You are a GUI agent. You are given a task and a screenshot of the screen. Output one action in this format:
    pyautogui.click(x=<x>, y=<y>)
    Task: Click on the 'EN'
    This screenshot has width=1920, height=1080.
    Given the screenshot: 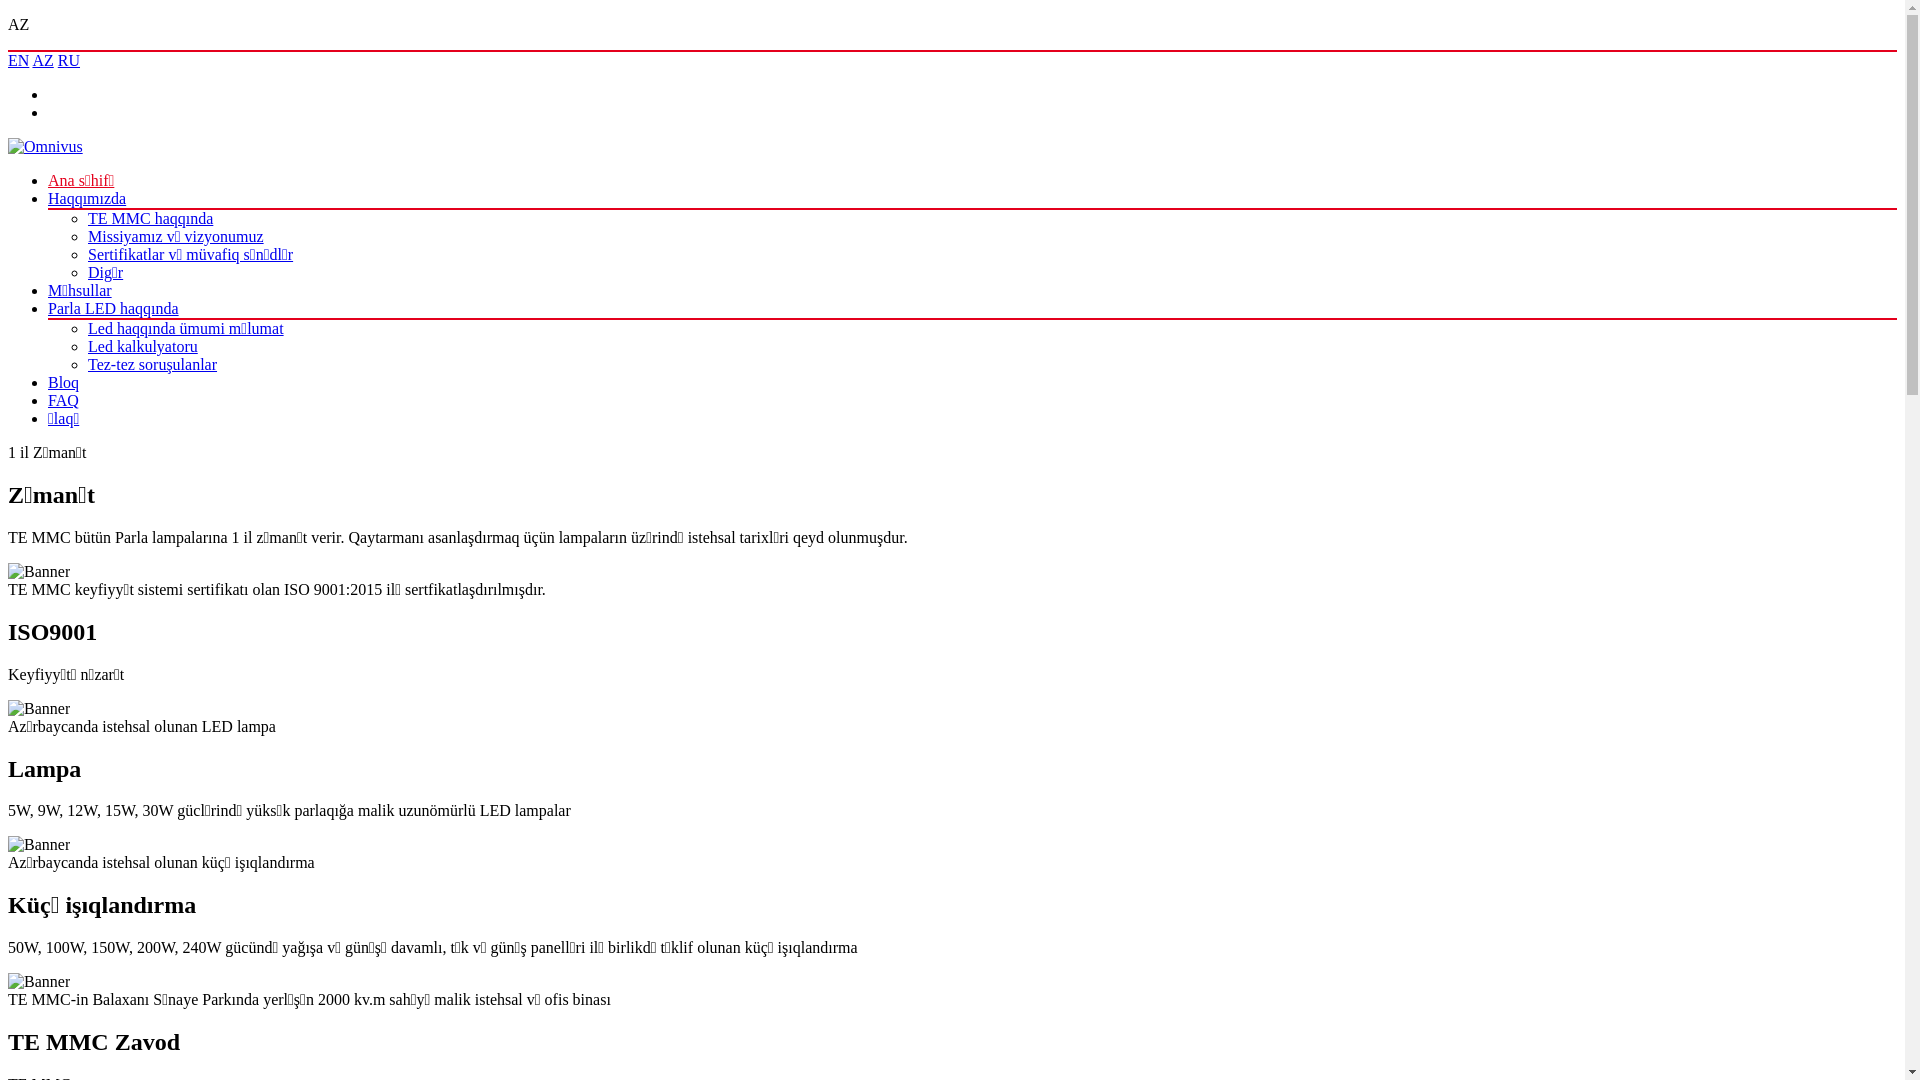 What is the action you would take?
    pyautogui.click(x=18, y=59)
    